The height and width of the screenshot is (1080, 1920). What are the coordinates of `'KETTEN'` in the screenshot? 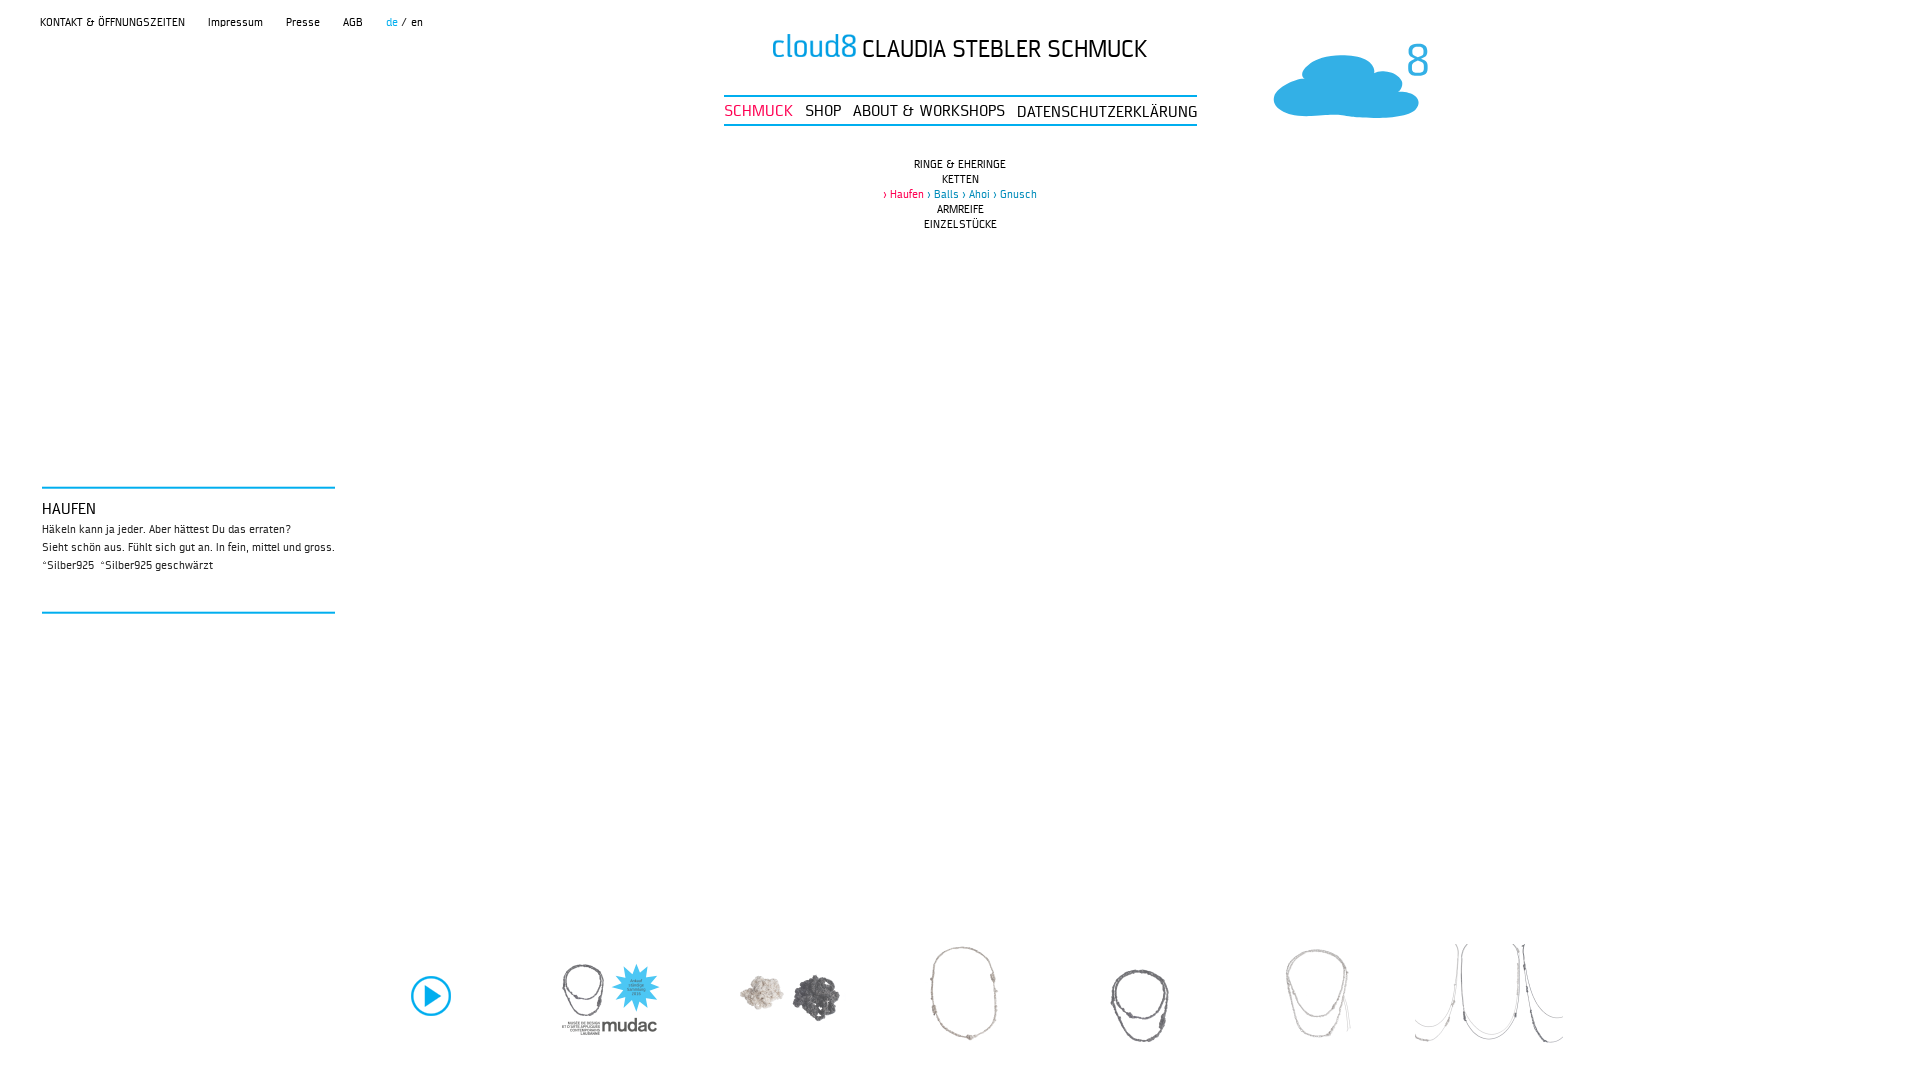 It's located at (940, 180).